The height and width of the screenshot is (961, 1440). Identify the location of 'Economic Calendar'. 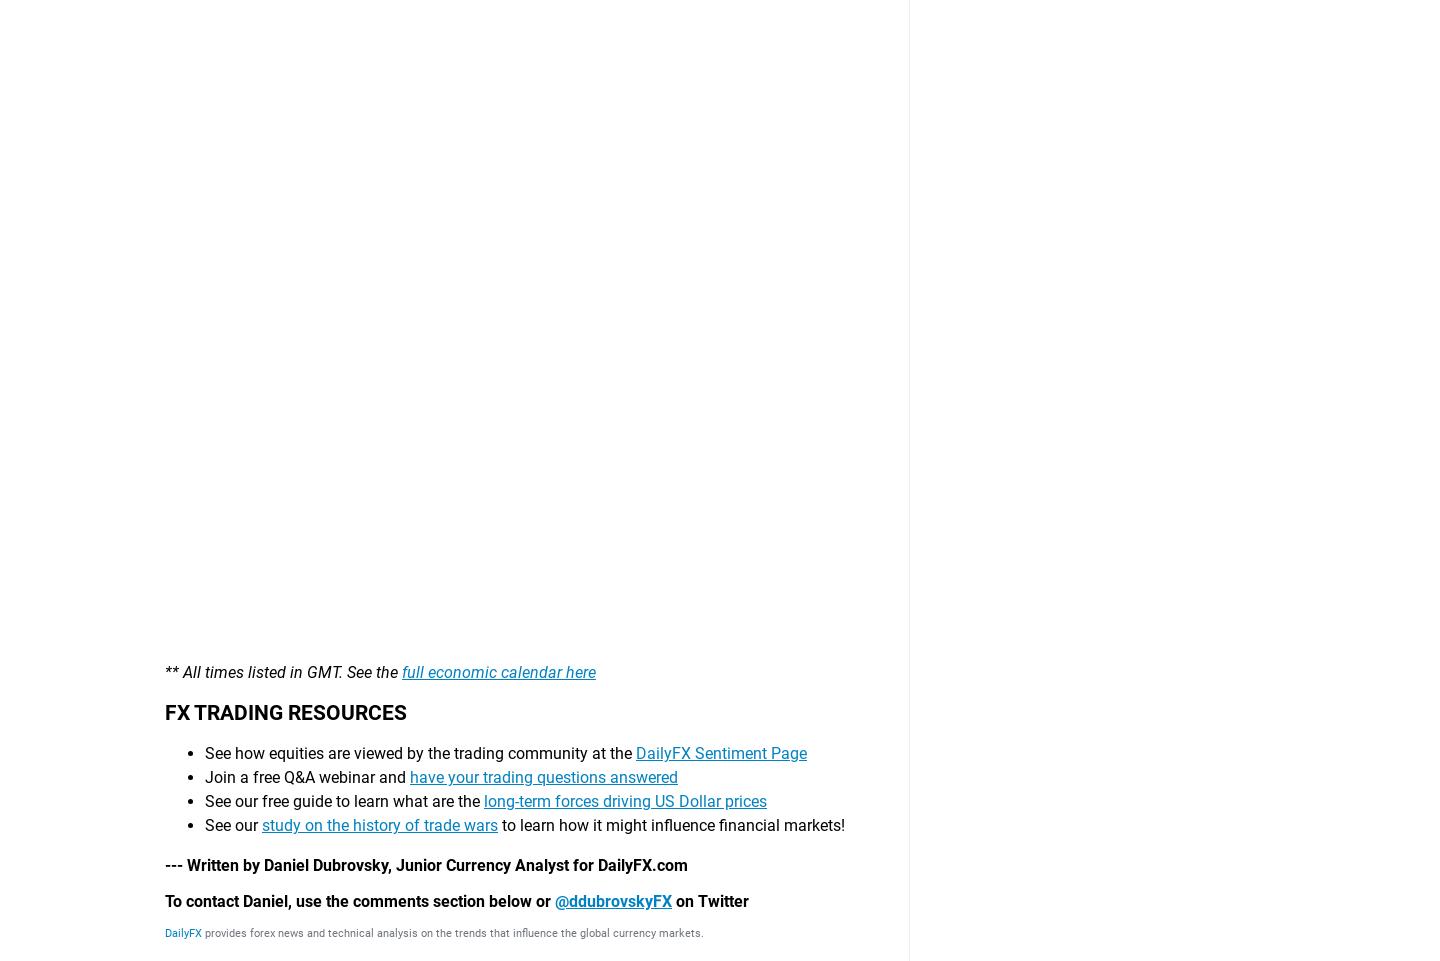
(789, 784).